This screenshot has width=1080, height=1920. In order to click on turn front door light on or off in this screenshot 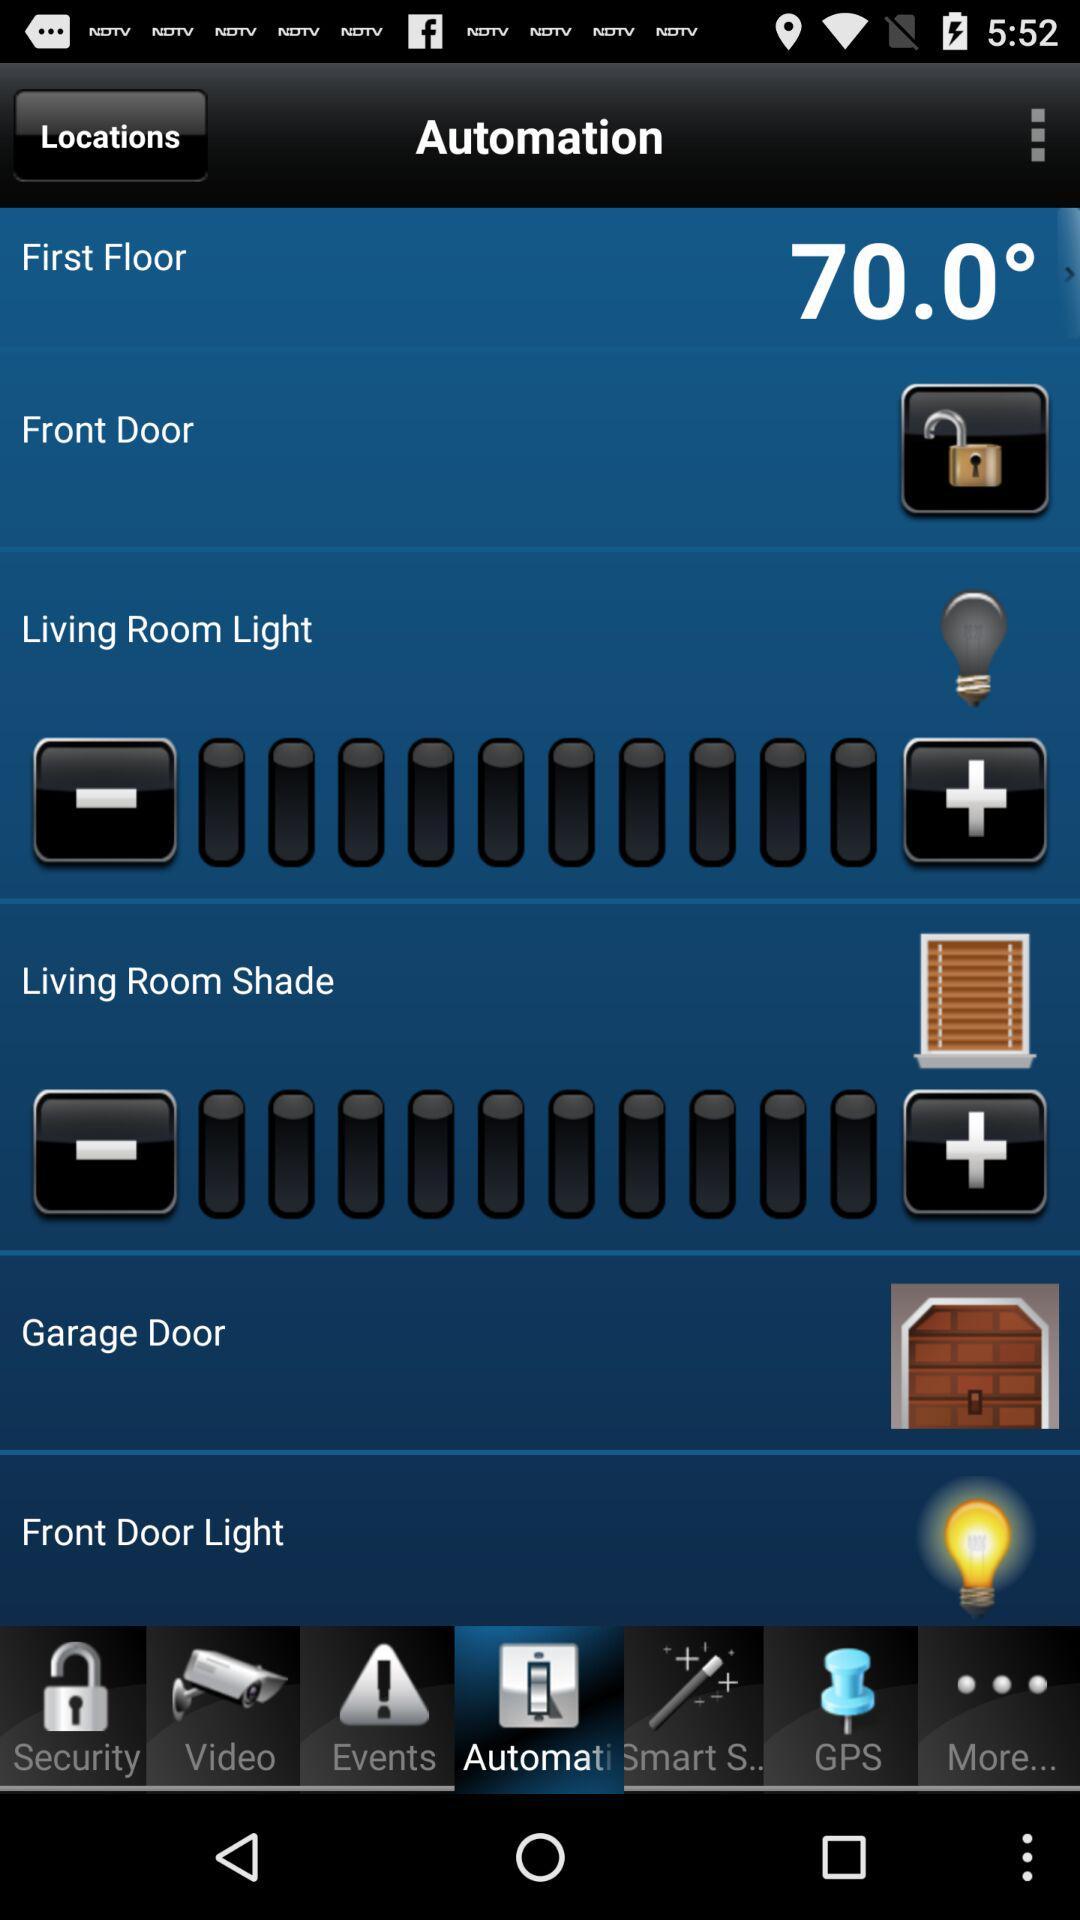, I will do `click(974, 1549)`.